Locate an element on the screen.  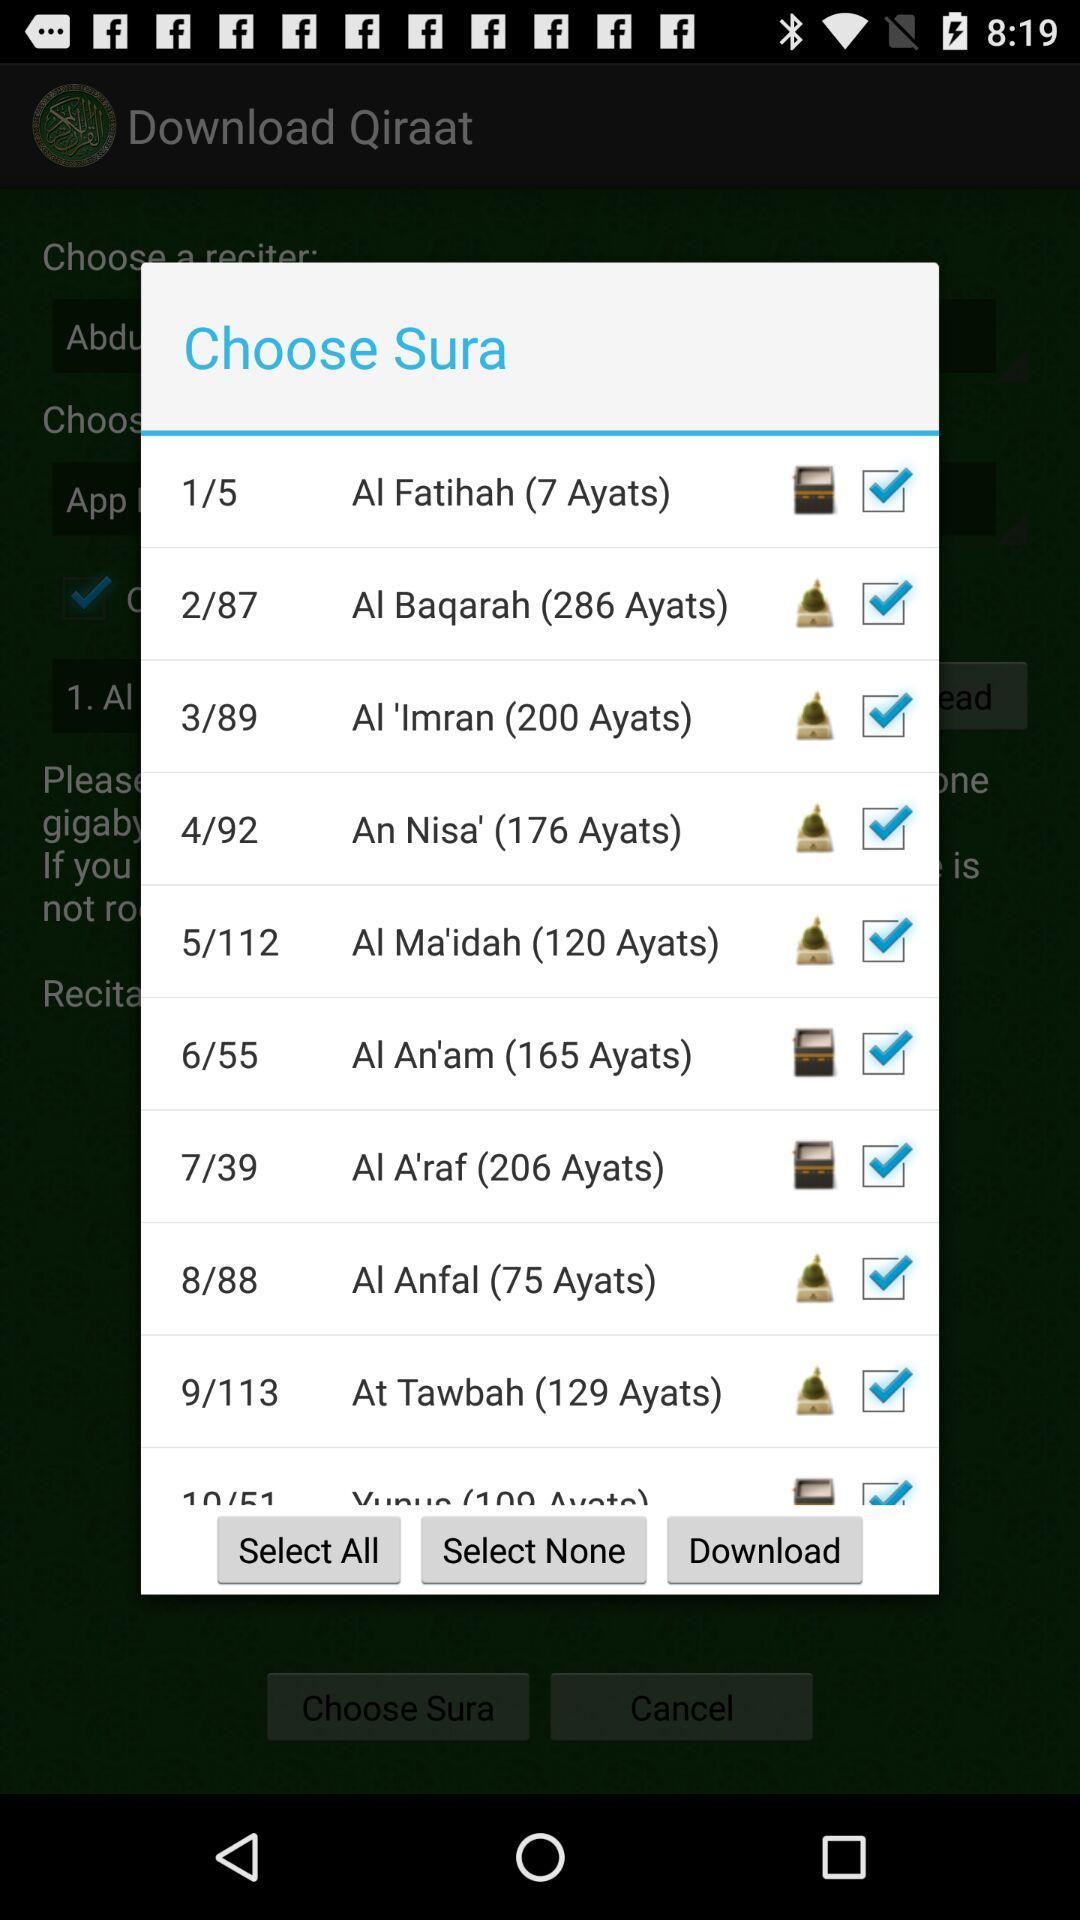
unselect checkbox is located at coordinates (882, 1277).